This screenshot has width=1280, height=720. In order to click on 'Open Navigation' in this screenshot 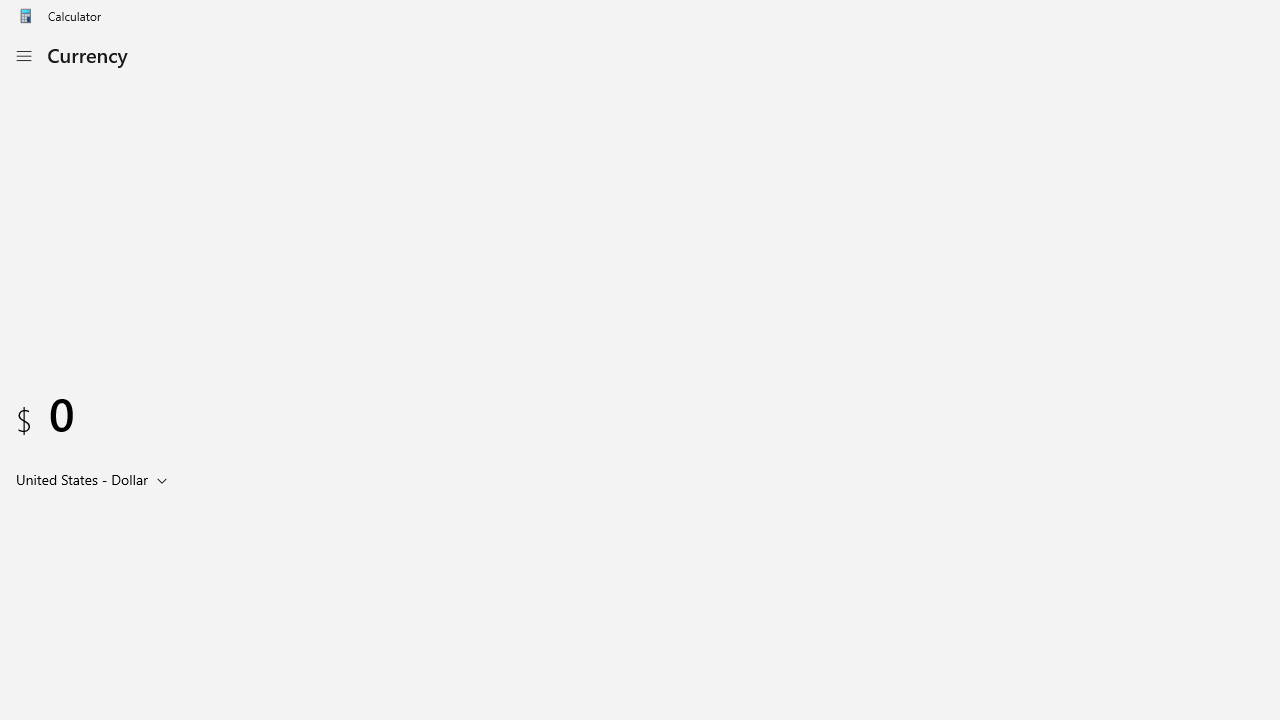, I will do `click(23, 55)`.